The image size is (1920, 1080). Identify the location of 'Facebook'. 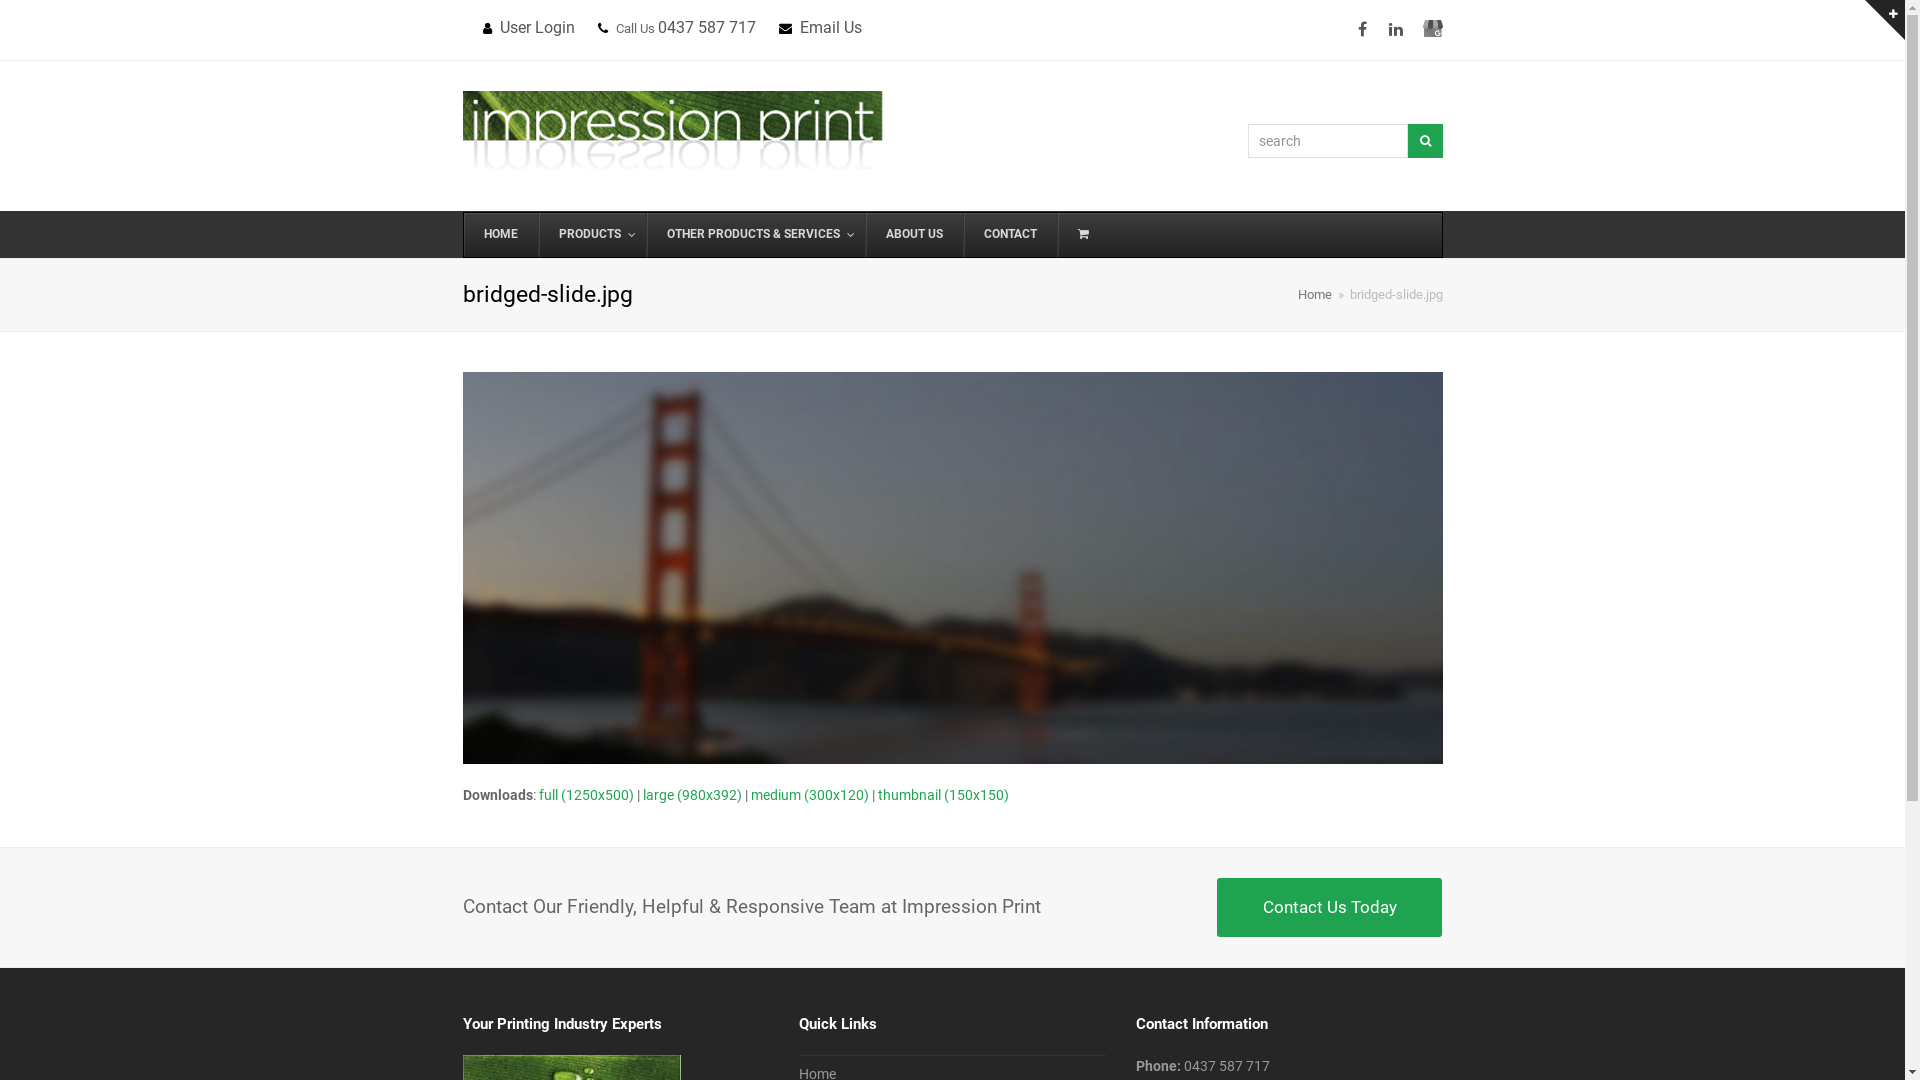
(1347, 30).